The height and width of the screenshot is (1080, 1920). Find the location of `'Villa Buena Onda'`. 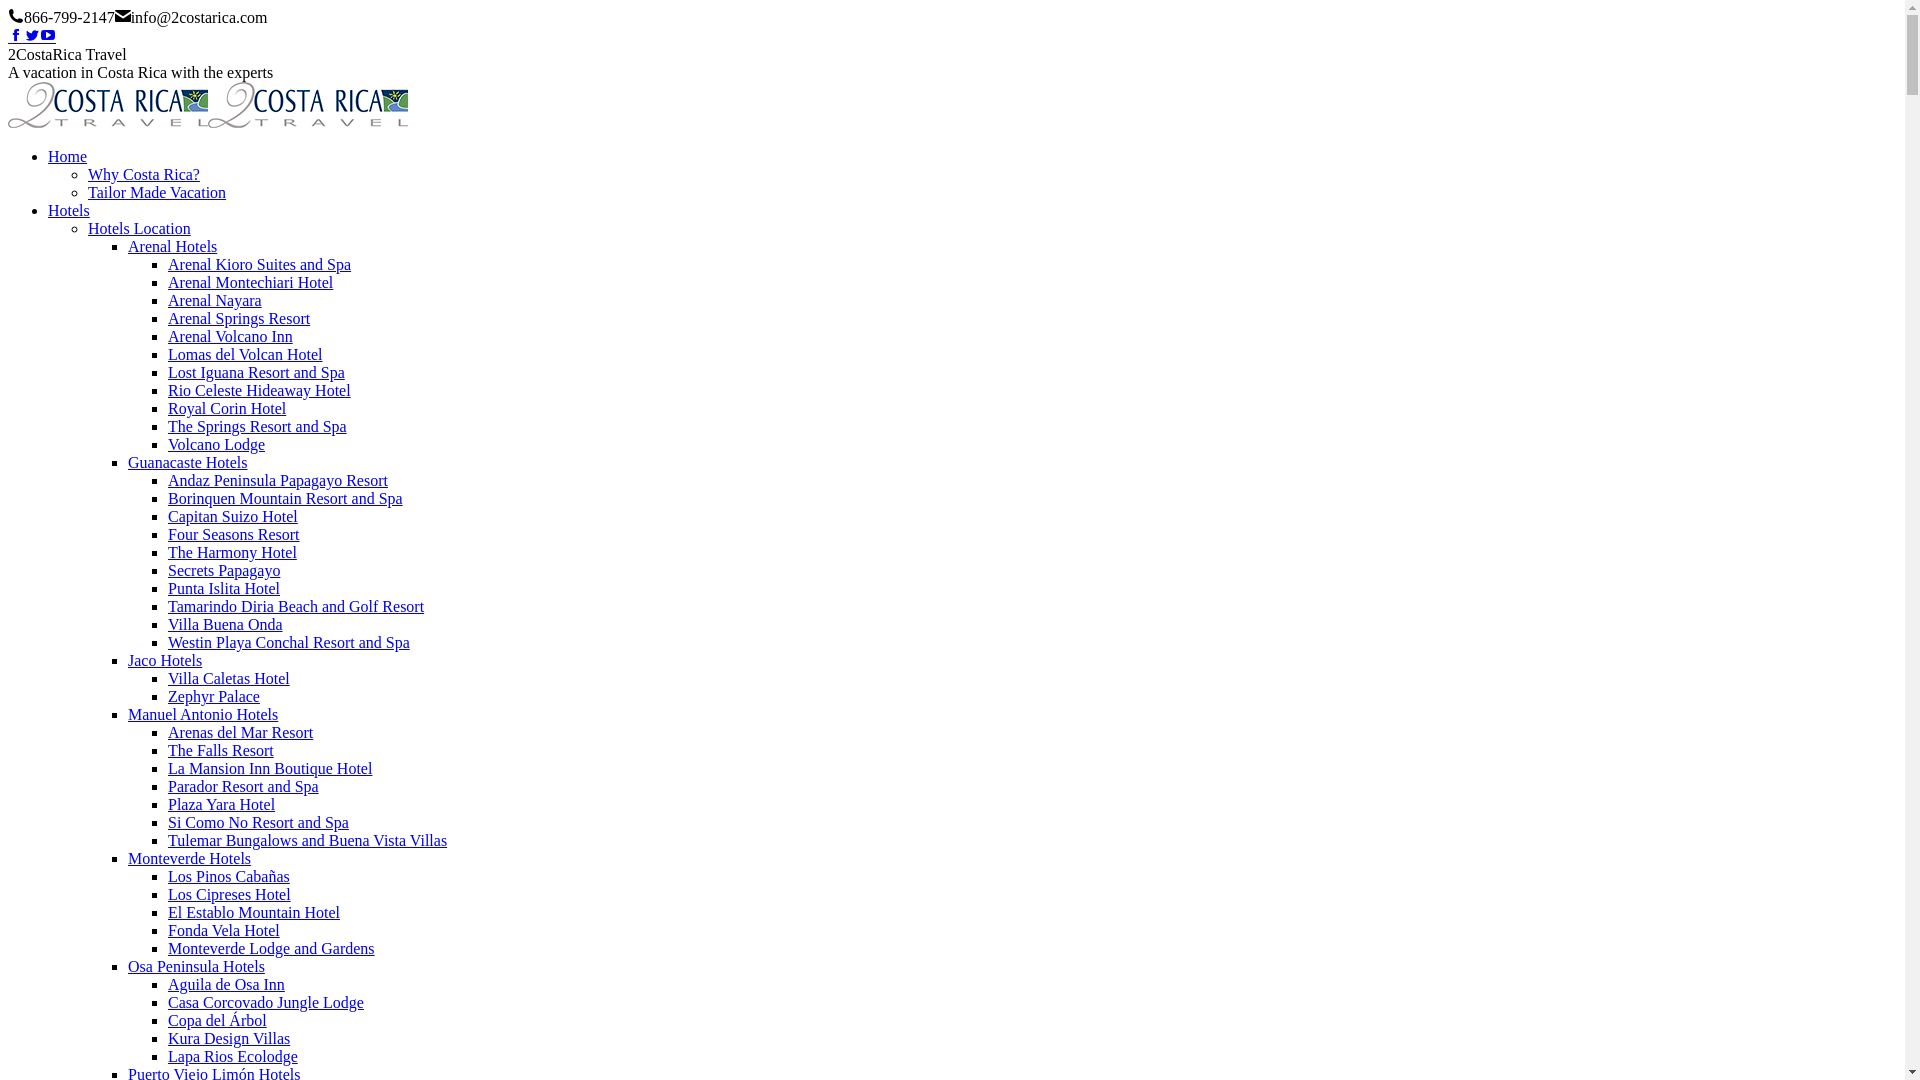

'Villa Buena Onda' is located at coordinates (225, 623).